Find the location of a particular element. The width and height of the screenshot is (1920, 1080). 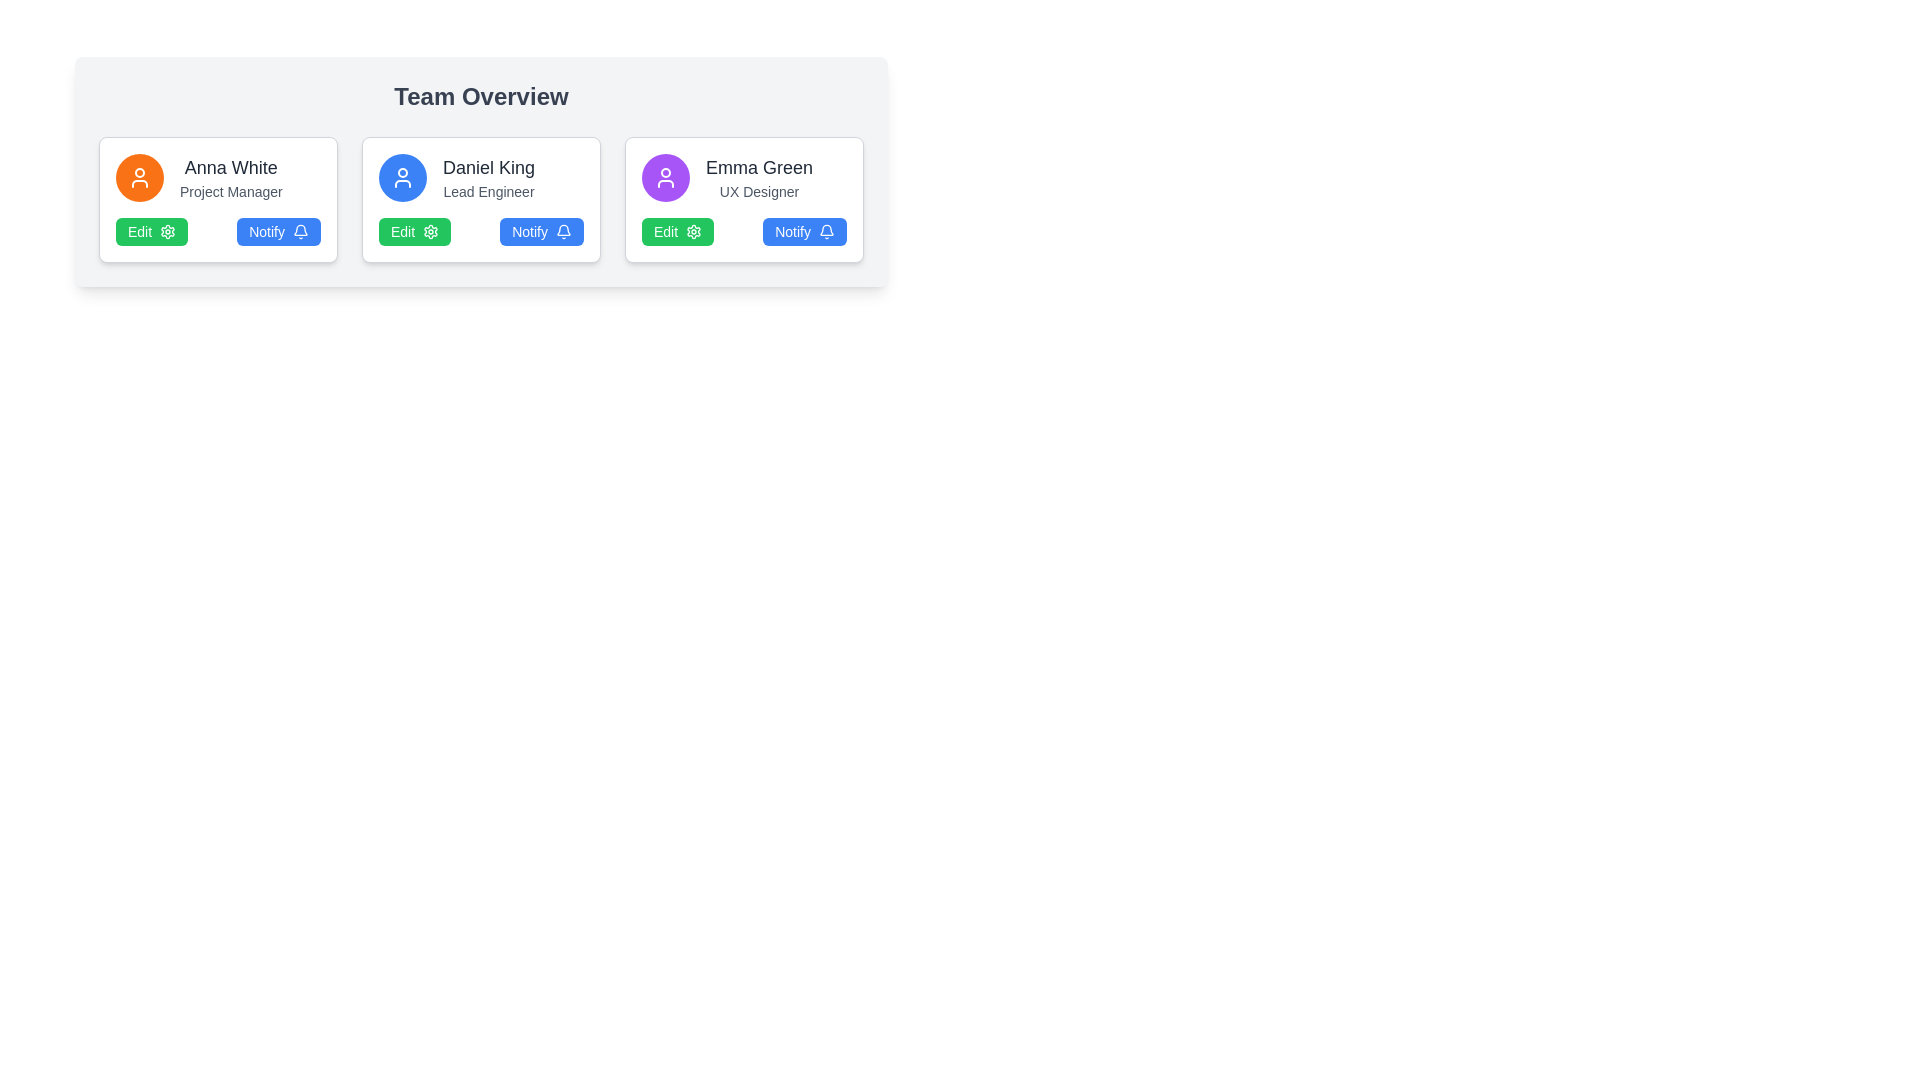

the notification bell icon with a blue background and white outline, located to the right of the 'Notify' text in the button of the second card under 'Team Overview' is located at coordinates (563, 230).